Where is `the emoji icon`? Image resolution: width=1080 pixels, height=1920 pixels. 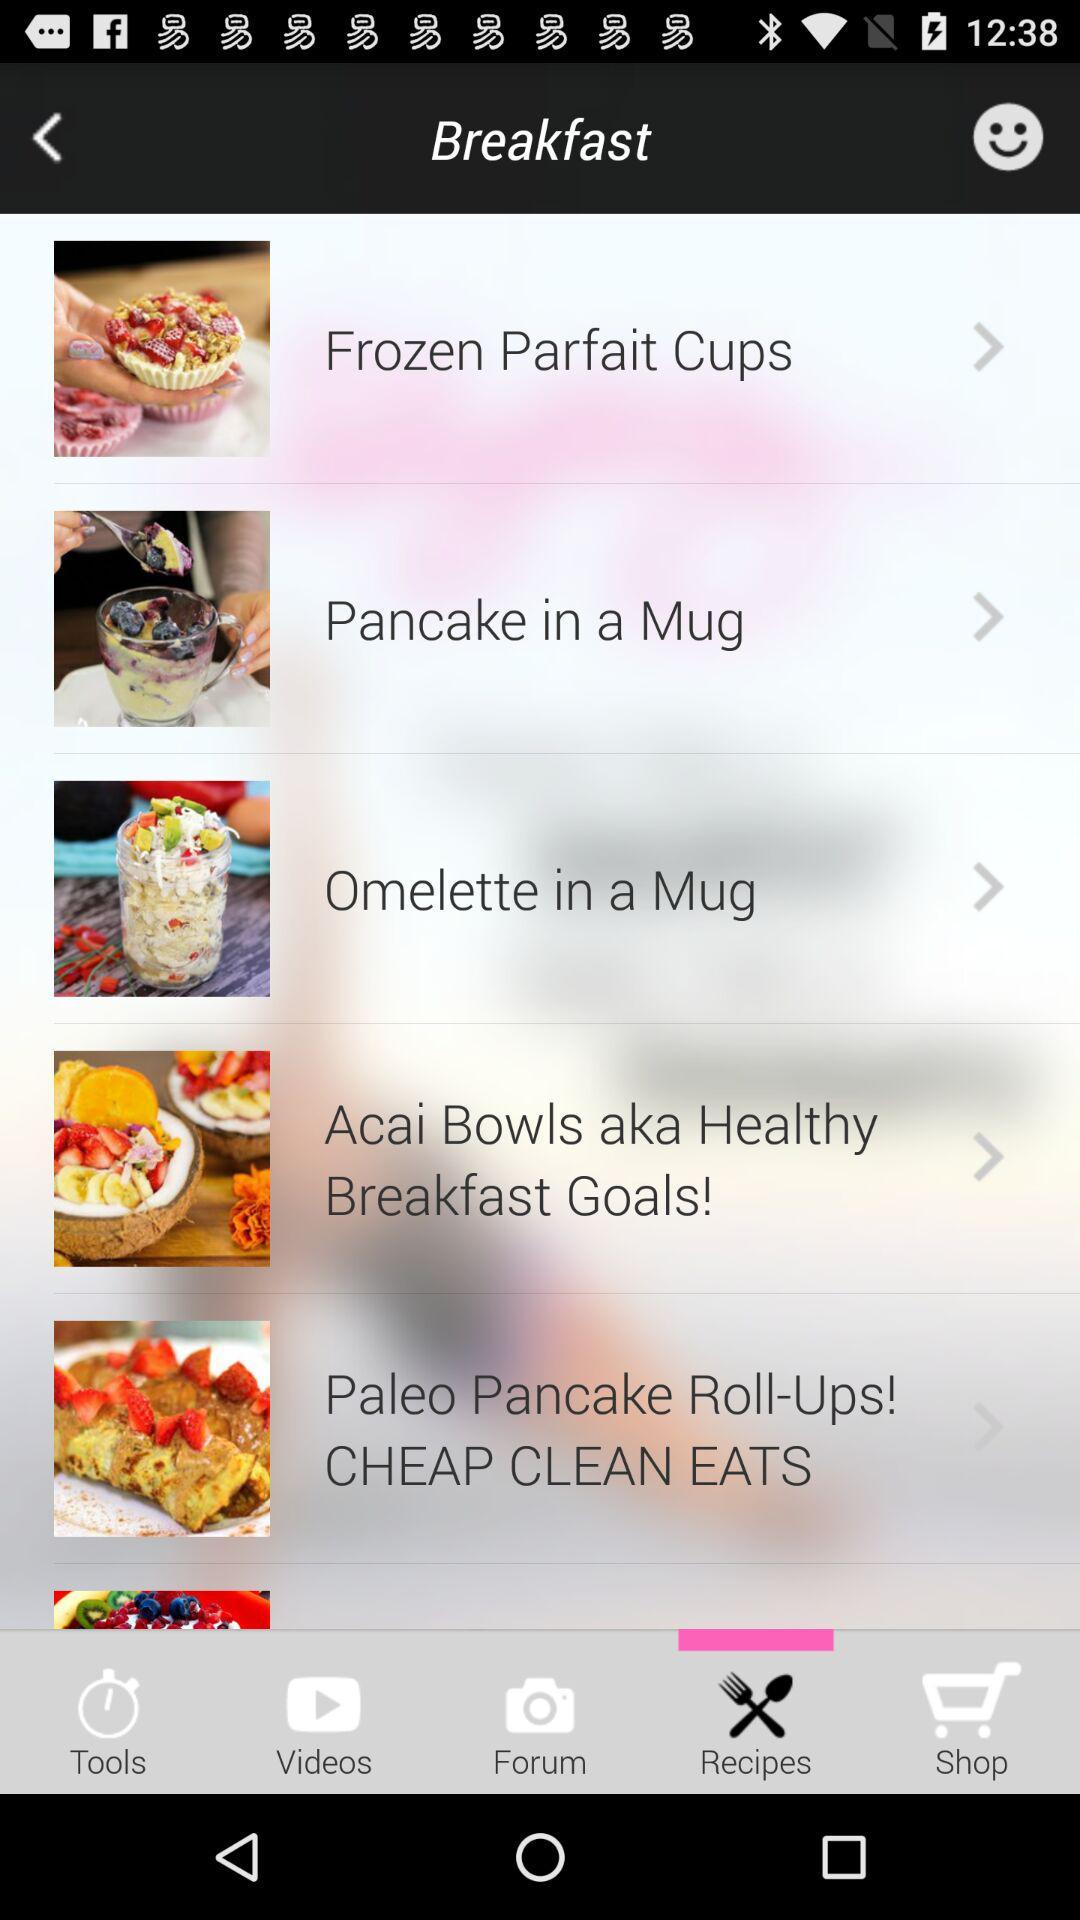 the emoji icon is located at coordinates (1007, 146).